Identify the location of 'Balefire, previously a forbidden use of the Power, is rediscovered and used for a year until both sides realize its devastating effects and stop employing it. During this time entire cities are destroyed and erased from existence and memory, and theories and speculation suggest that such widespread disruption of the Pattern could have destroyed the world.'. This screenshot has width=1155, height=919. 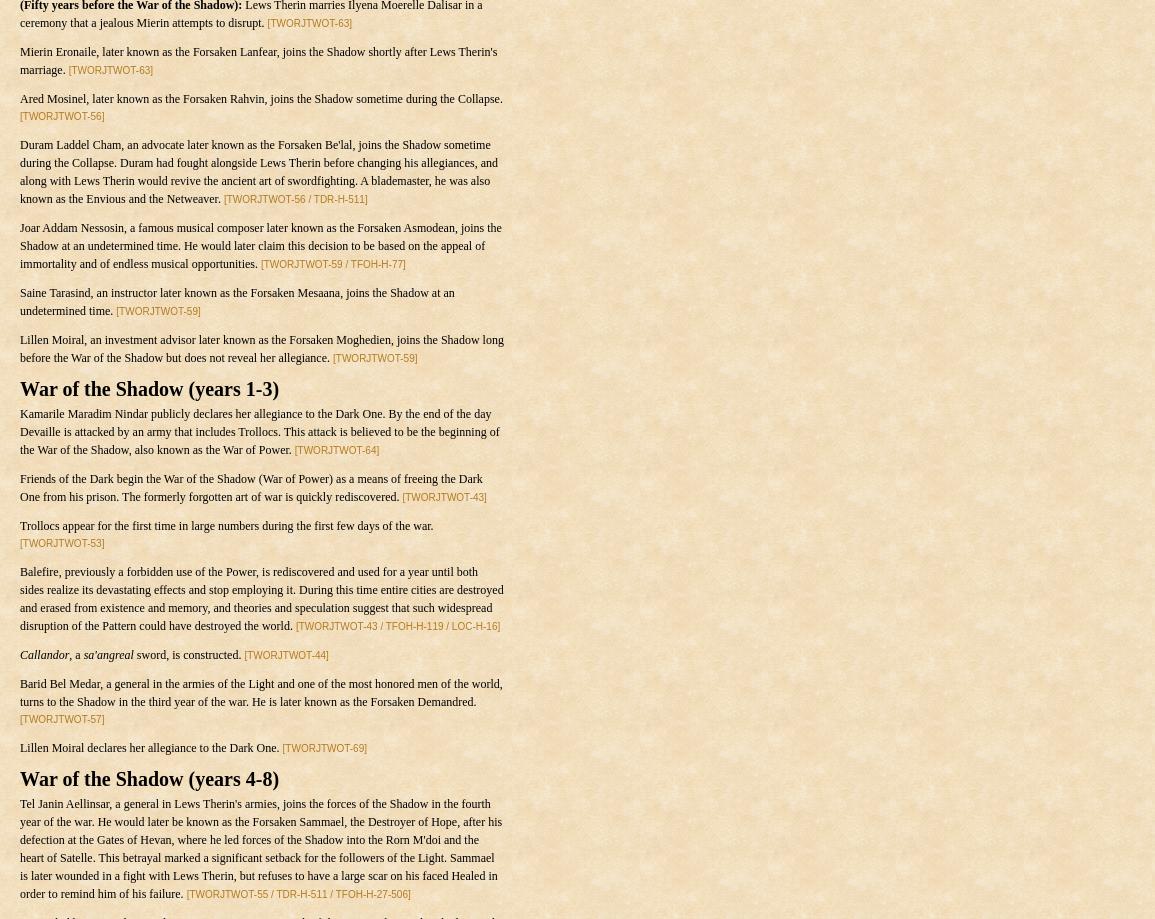
(18, 599).